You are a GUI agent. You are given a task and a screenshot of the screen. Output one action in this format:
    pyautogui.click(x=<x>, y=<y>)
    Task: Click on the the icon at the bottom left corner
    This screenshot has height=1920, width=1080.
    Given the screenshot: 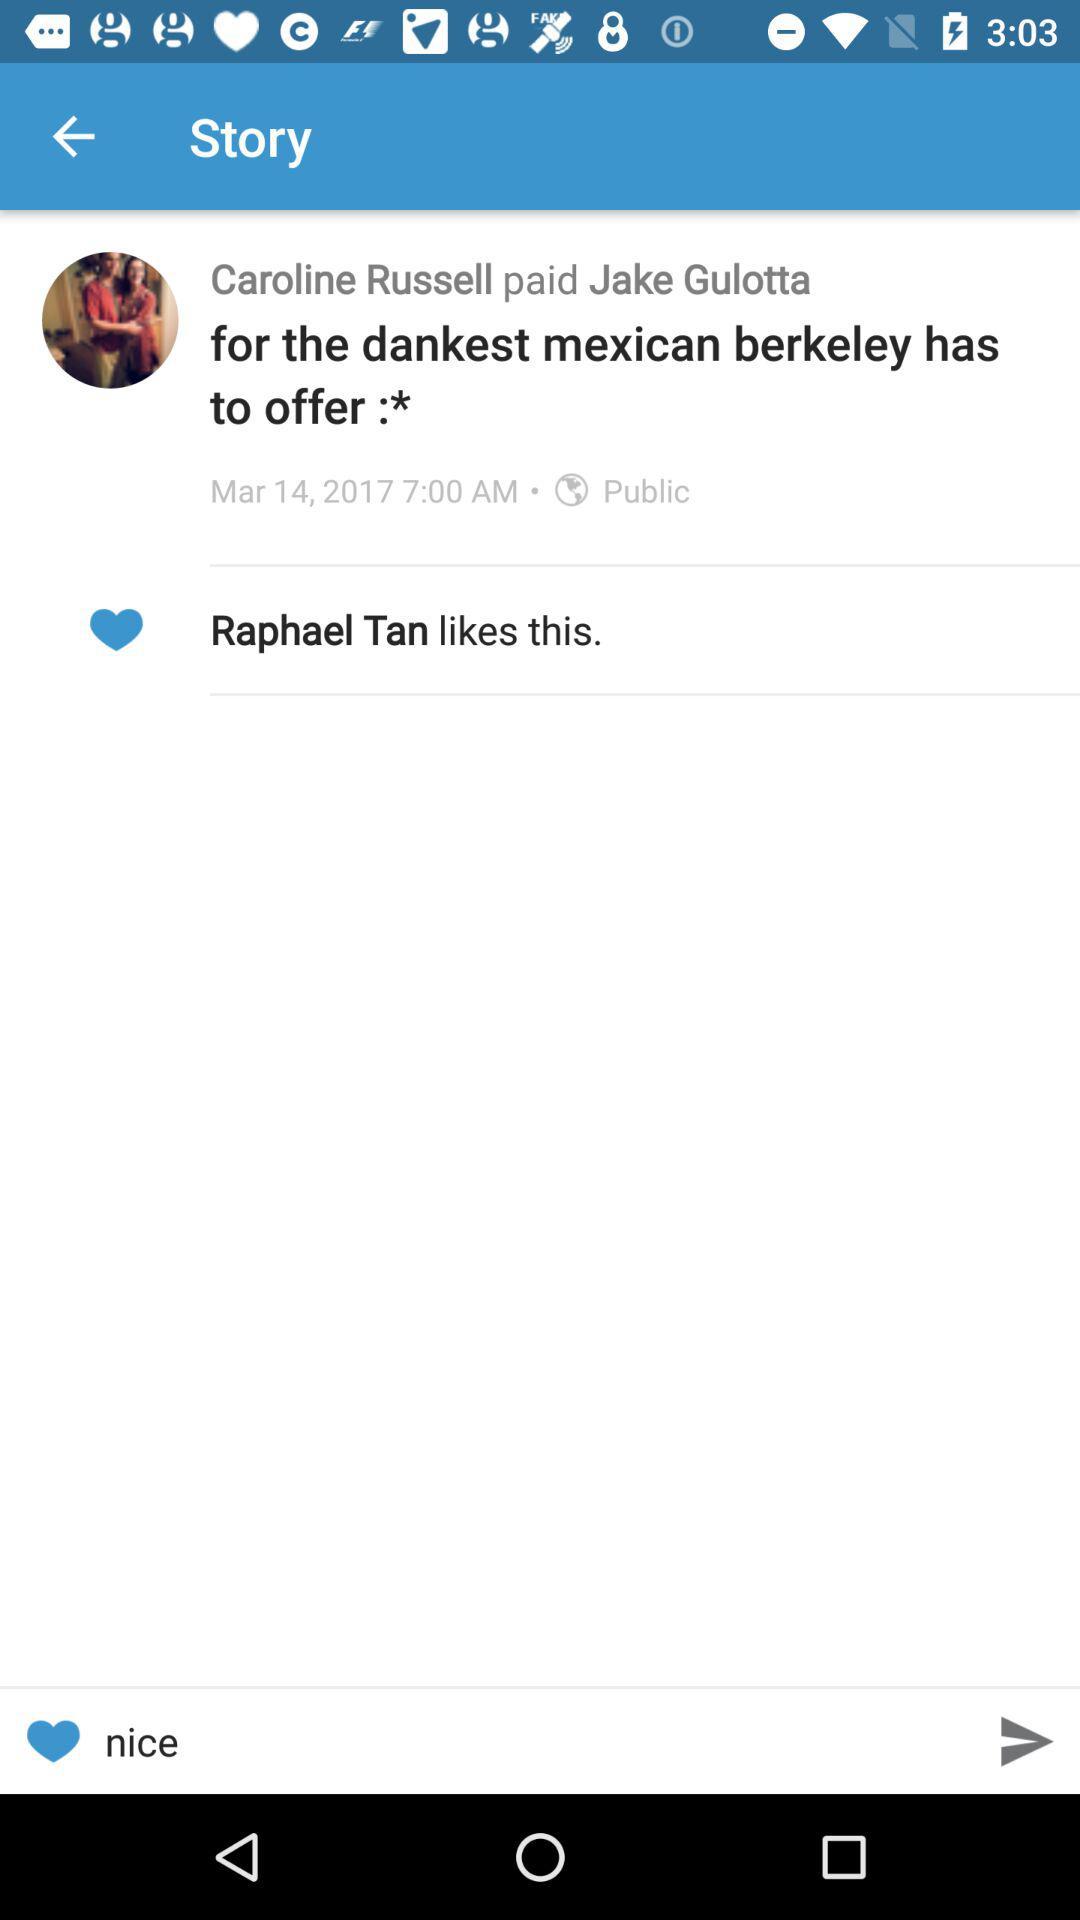 What is the action you would take?
    pyautogui.click(x=51, y=1740)
    